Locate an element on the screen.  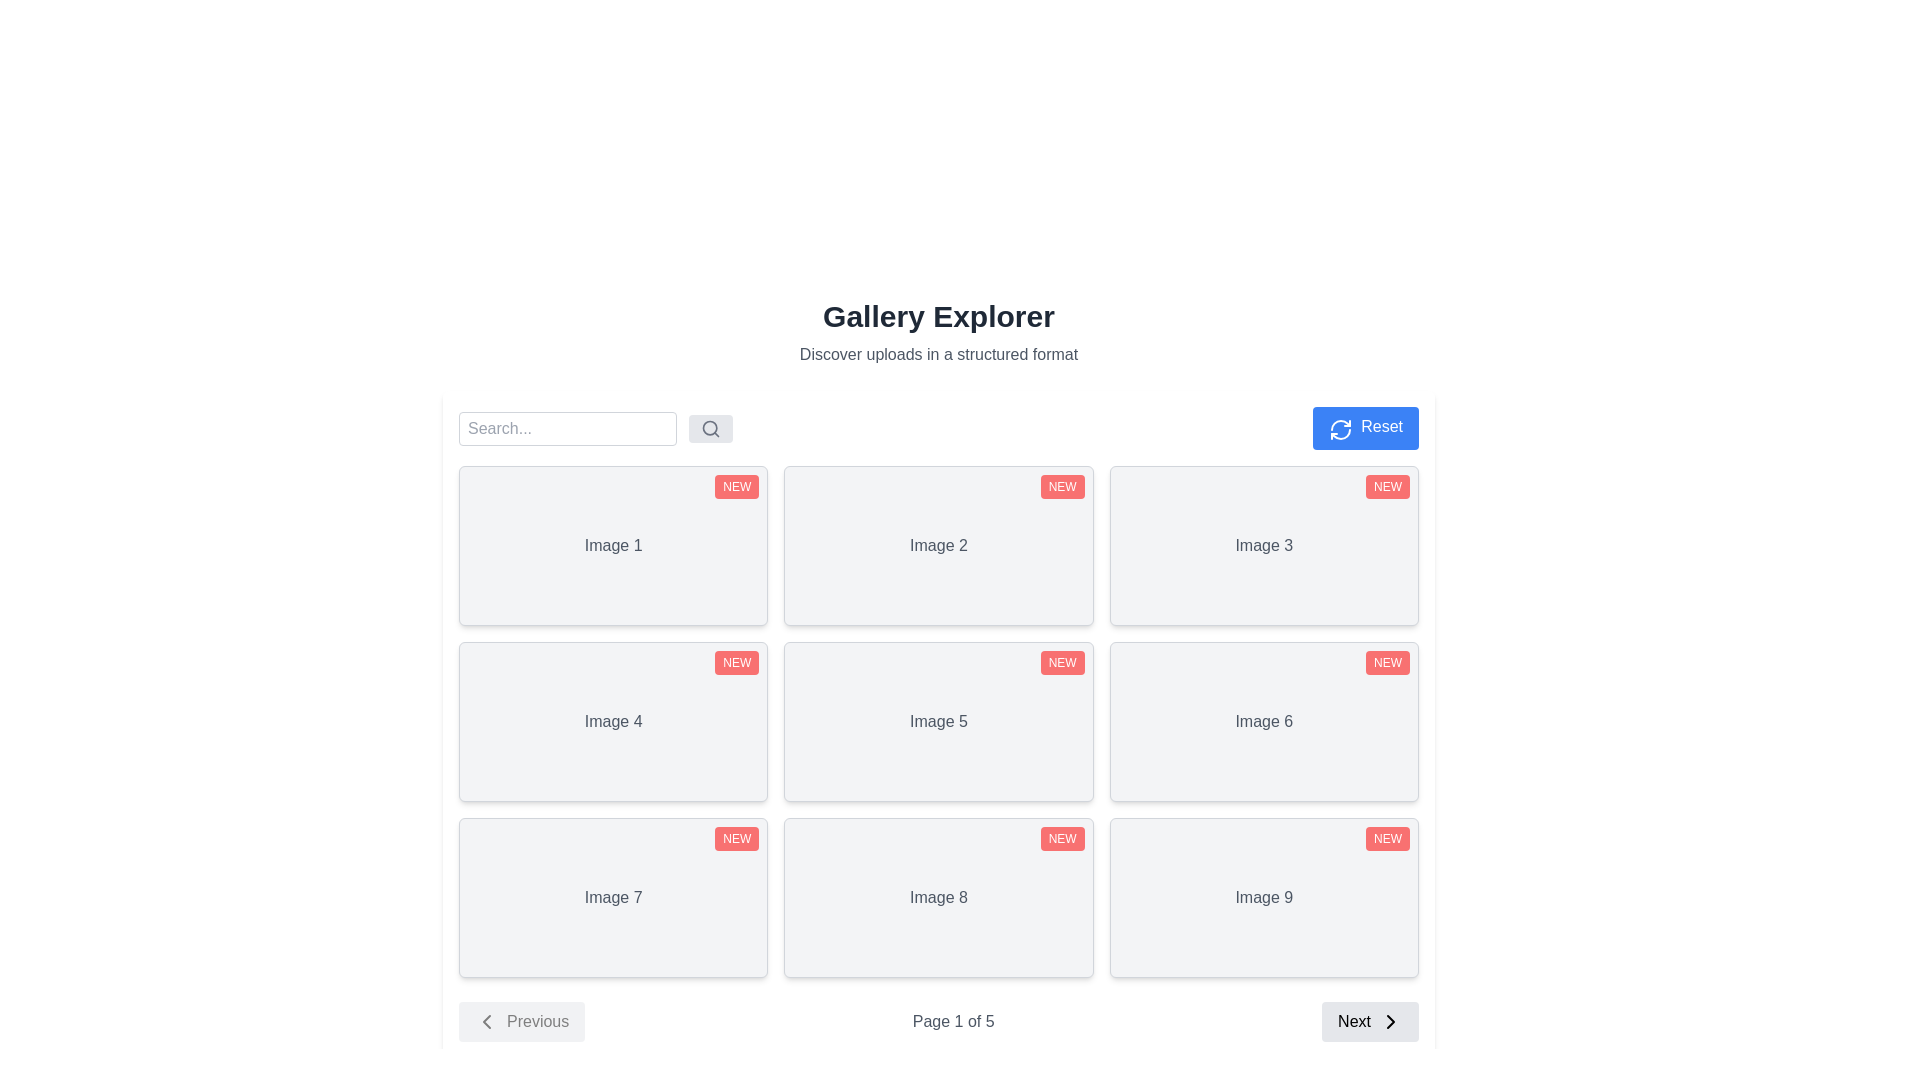
text label 'Image 8' located at the center-bottom of the card in the bottom row, middle column of the grid is located at coordinates (938, 897).